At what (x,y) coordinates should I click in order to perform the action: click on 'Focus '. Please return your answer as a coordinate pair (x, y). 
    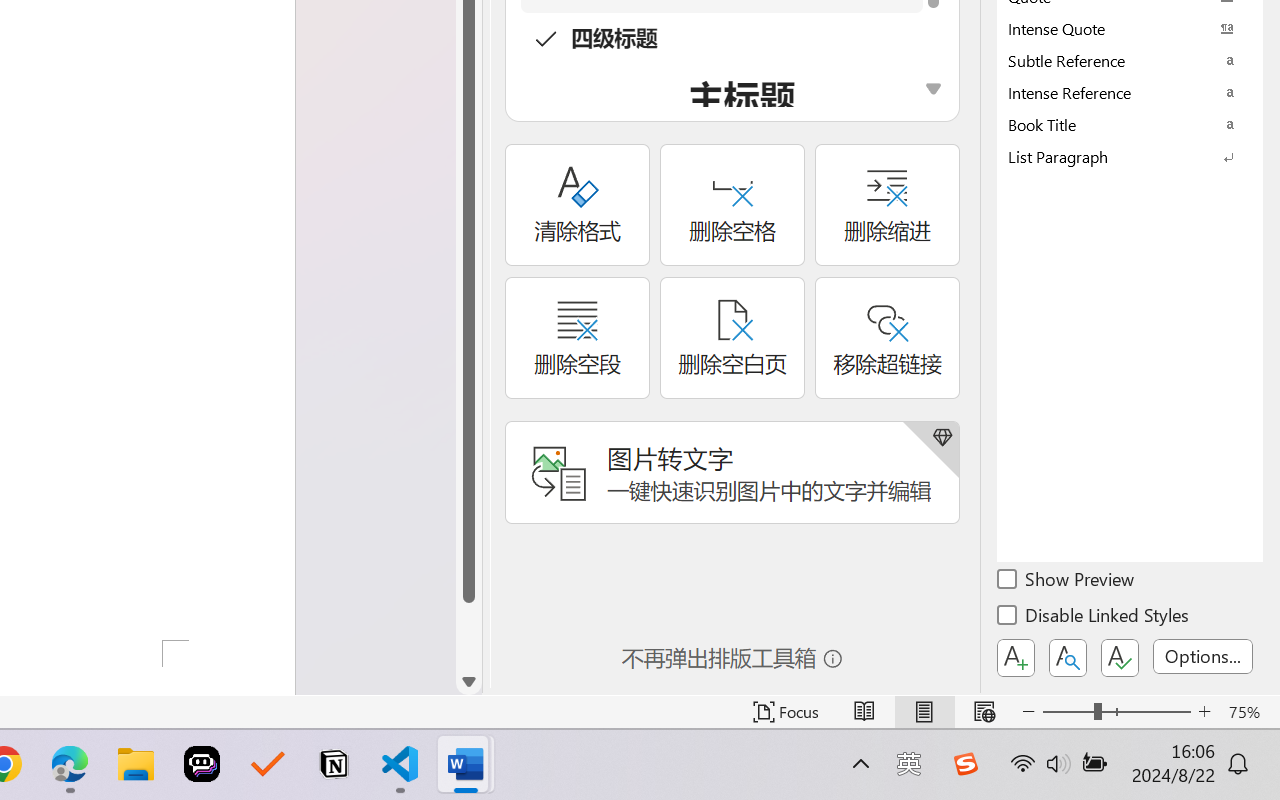
    Looking at the image, I should click on (785, 711).